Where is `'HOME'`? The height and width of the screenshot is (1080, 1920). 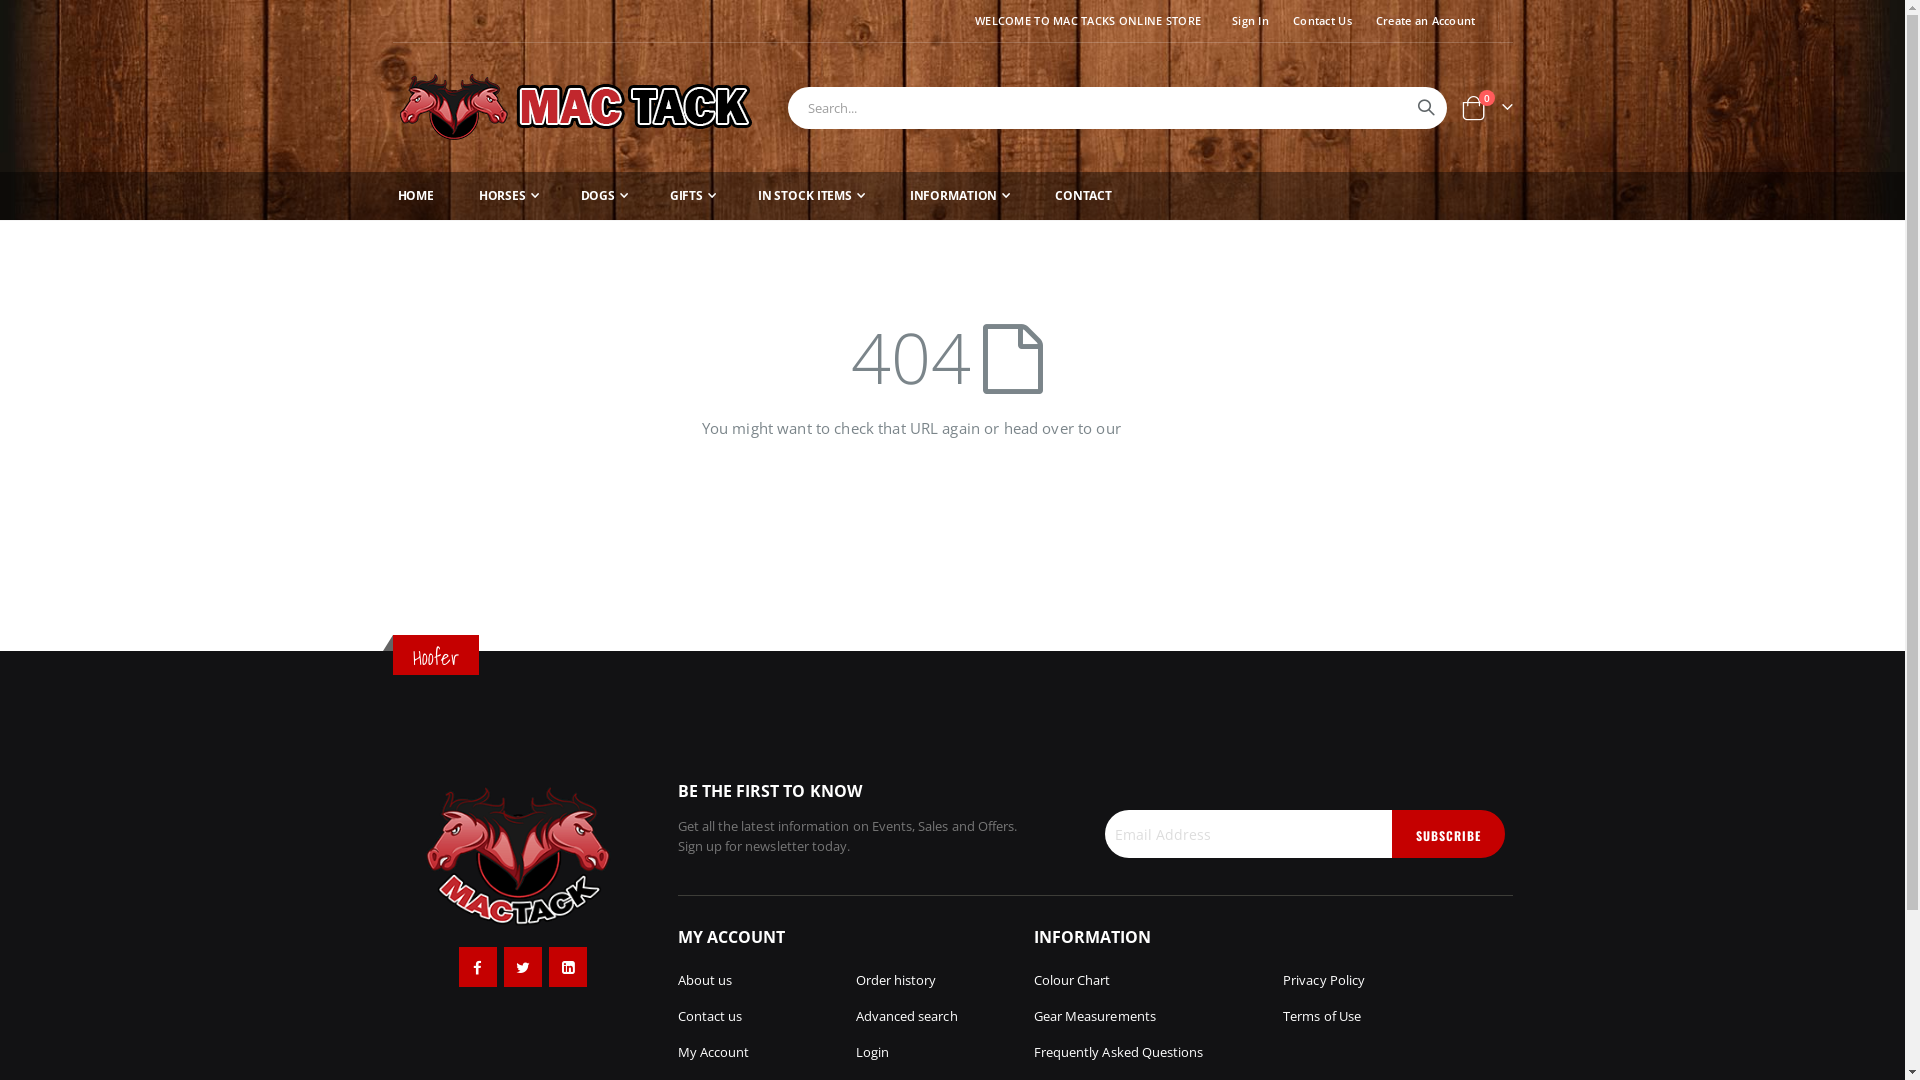
'HOME' is located at coordinates (414, 196).